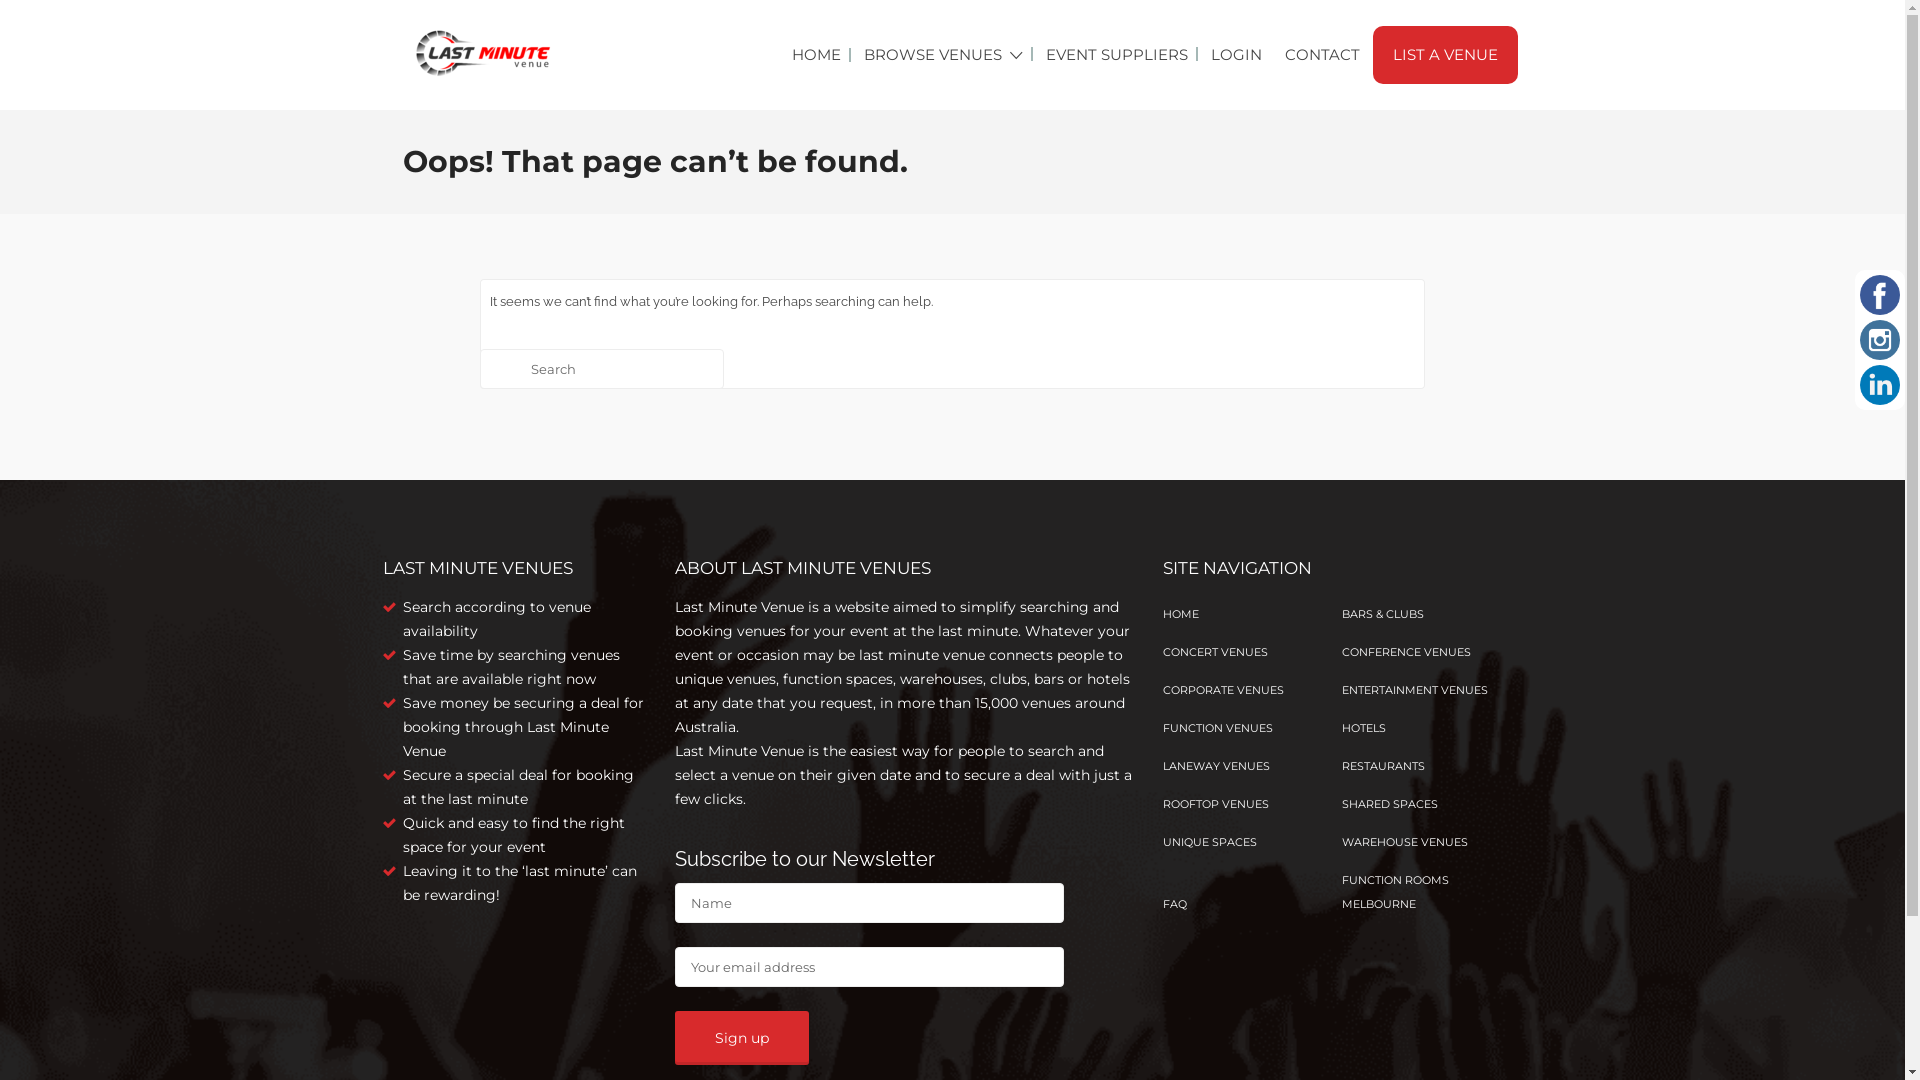 Image resolution: width=1920 pixels, height=1080 pixels. I want to click on 'HOTELS', so click(1362, 728).